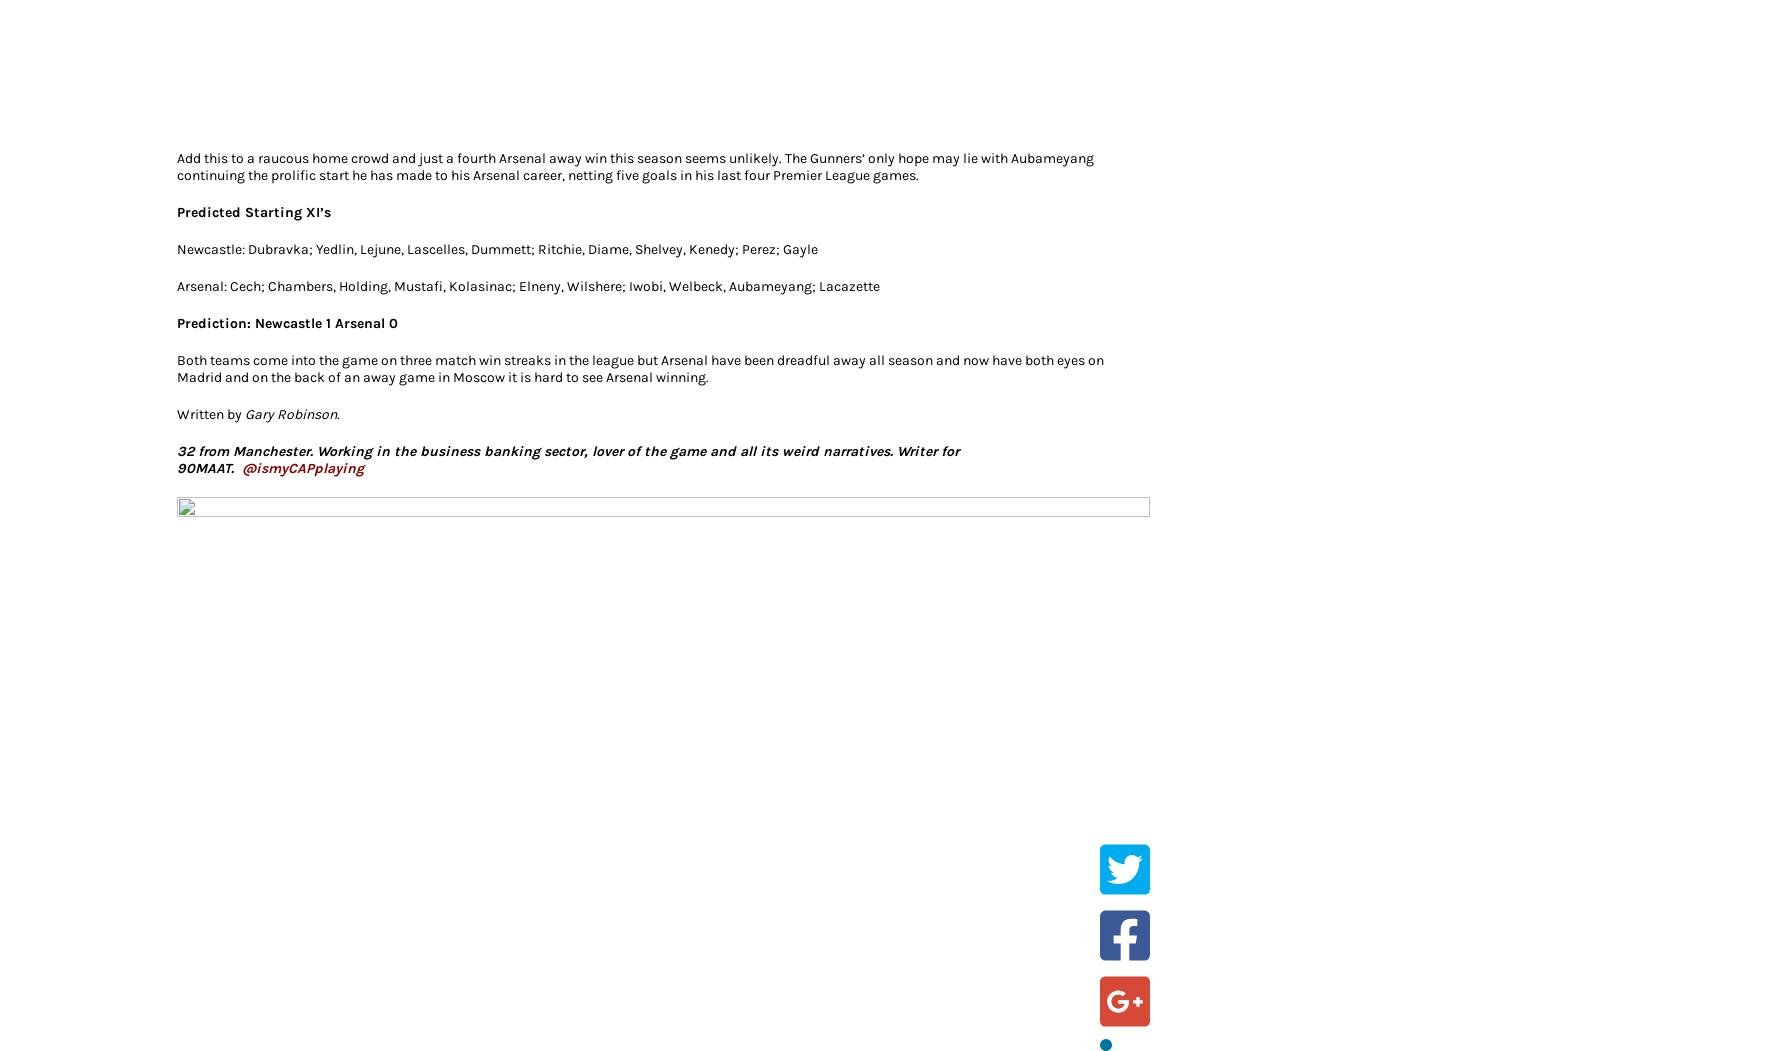 Image resolution: width=1772 pixels, height=1051 pixels. Describe the element at coordinates (527, 284) in the screenshot. I see `'Arsenal: Cech; Chambers, Holding, Mustafi, Kolasinac; Elneny, Wilshere; Iwobi, Welbeck, Aubameyang; Lacazette'` at that location.